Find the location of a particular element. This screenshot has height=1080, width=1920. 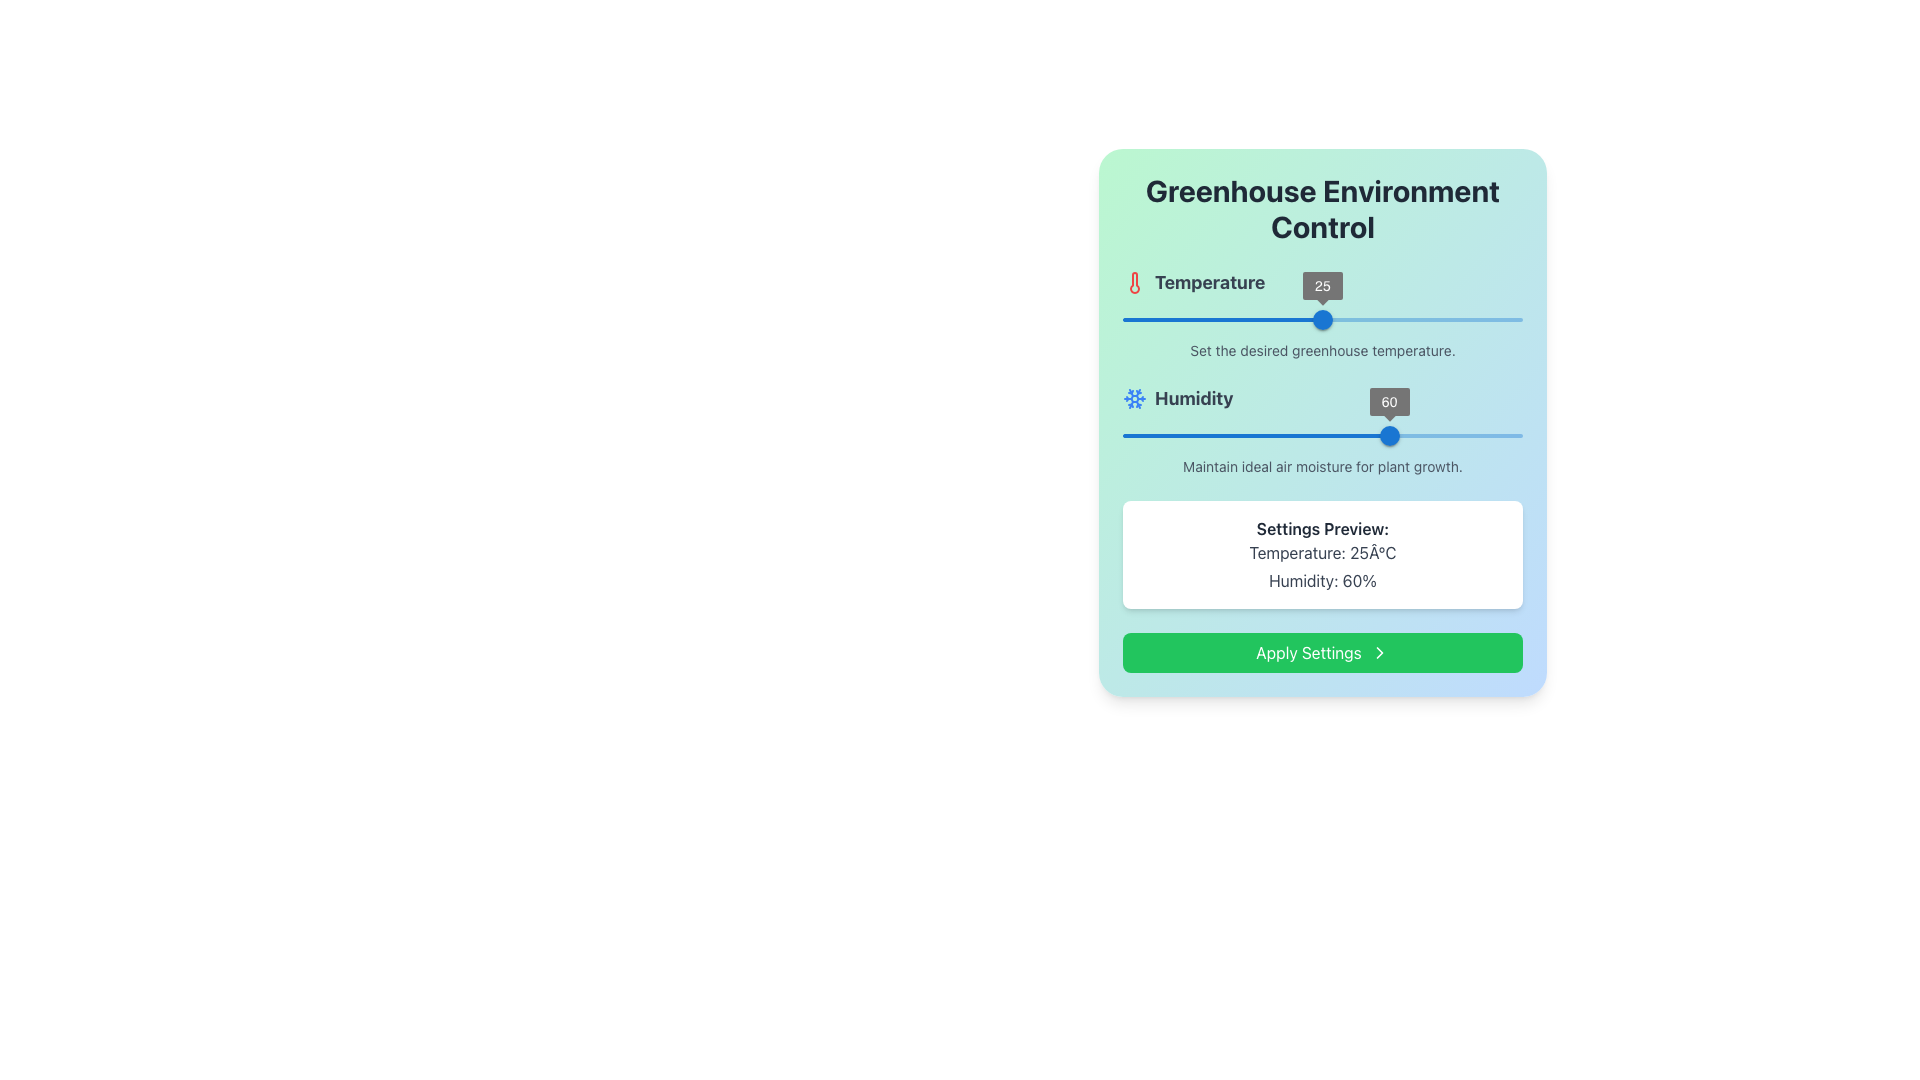

the humidity is located at coordinates (1330, 434).